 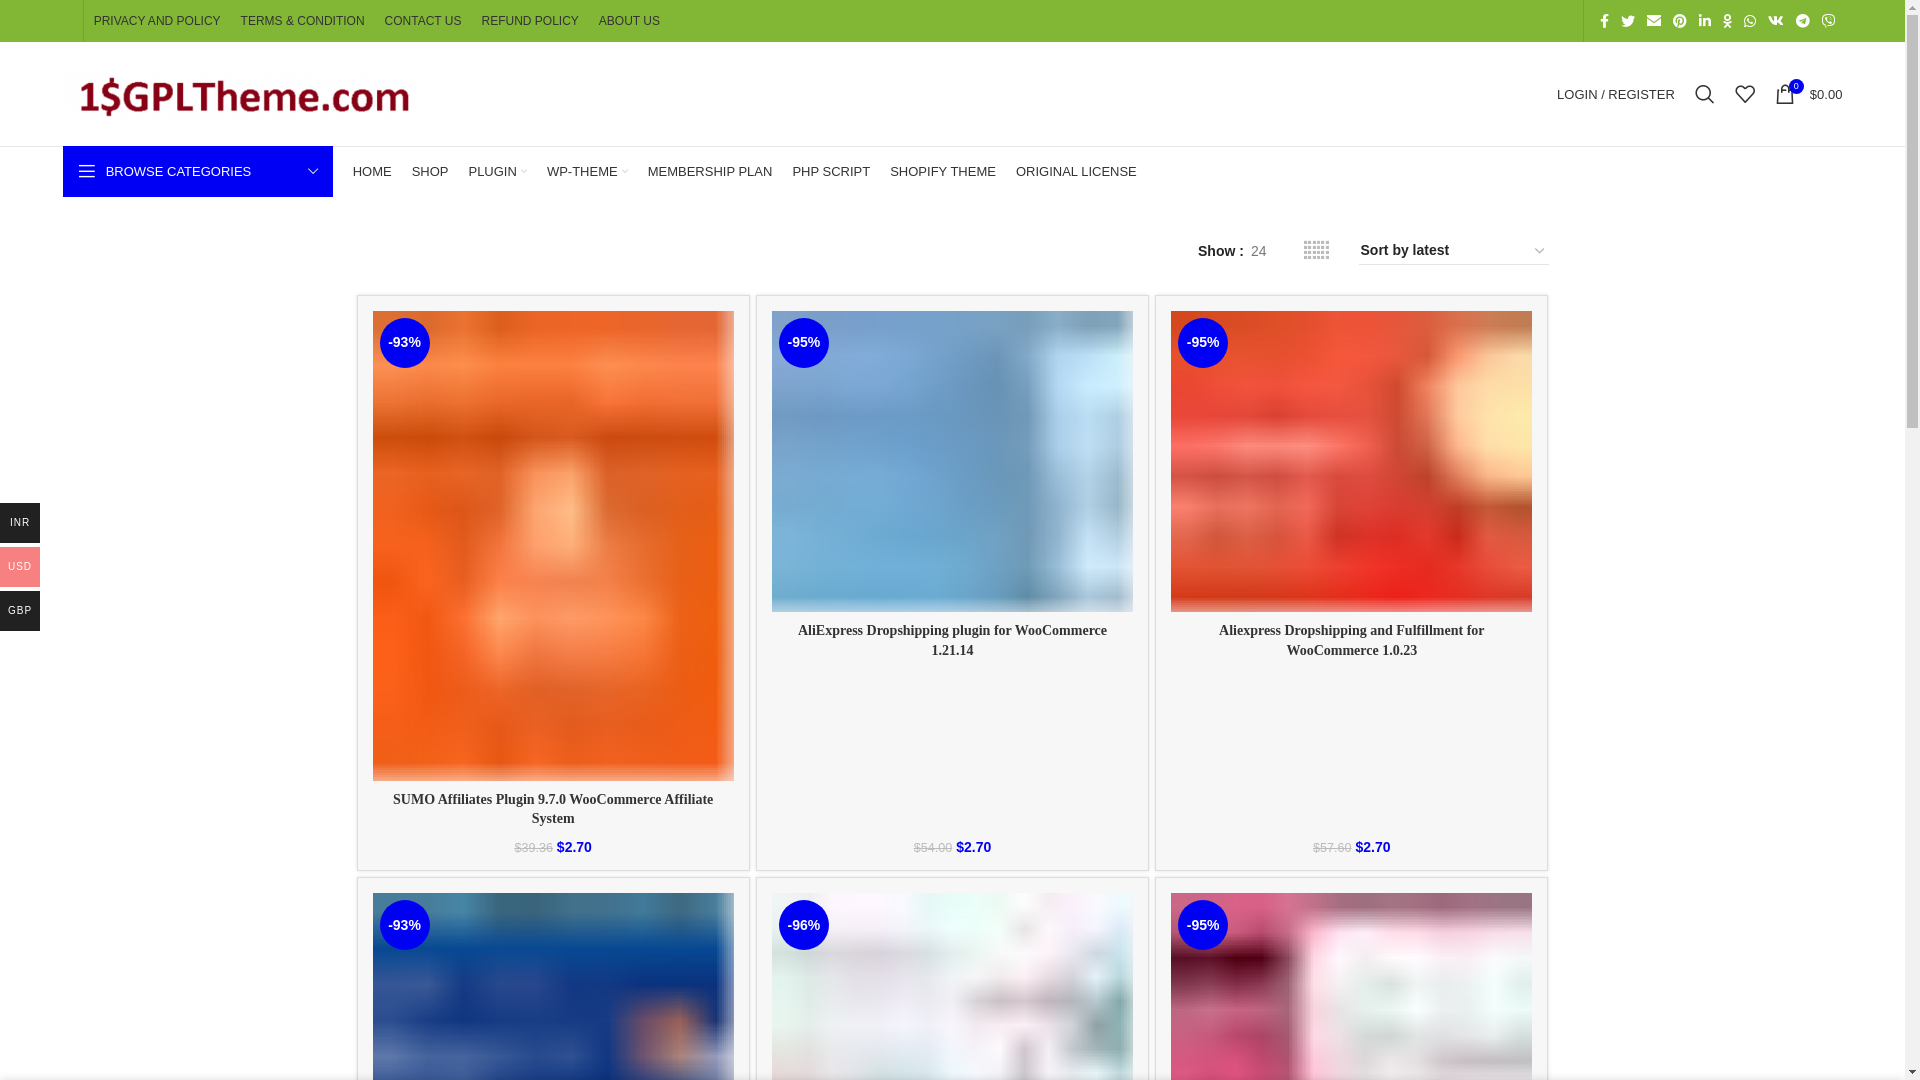 What do you see at coordinates (1765, 93) in the screenshot?
I see `'0` at bounding box center [1765, 93].